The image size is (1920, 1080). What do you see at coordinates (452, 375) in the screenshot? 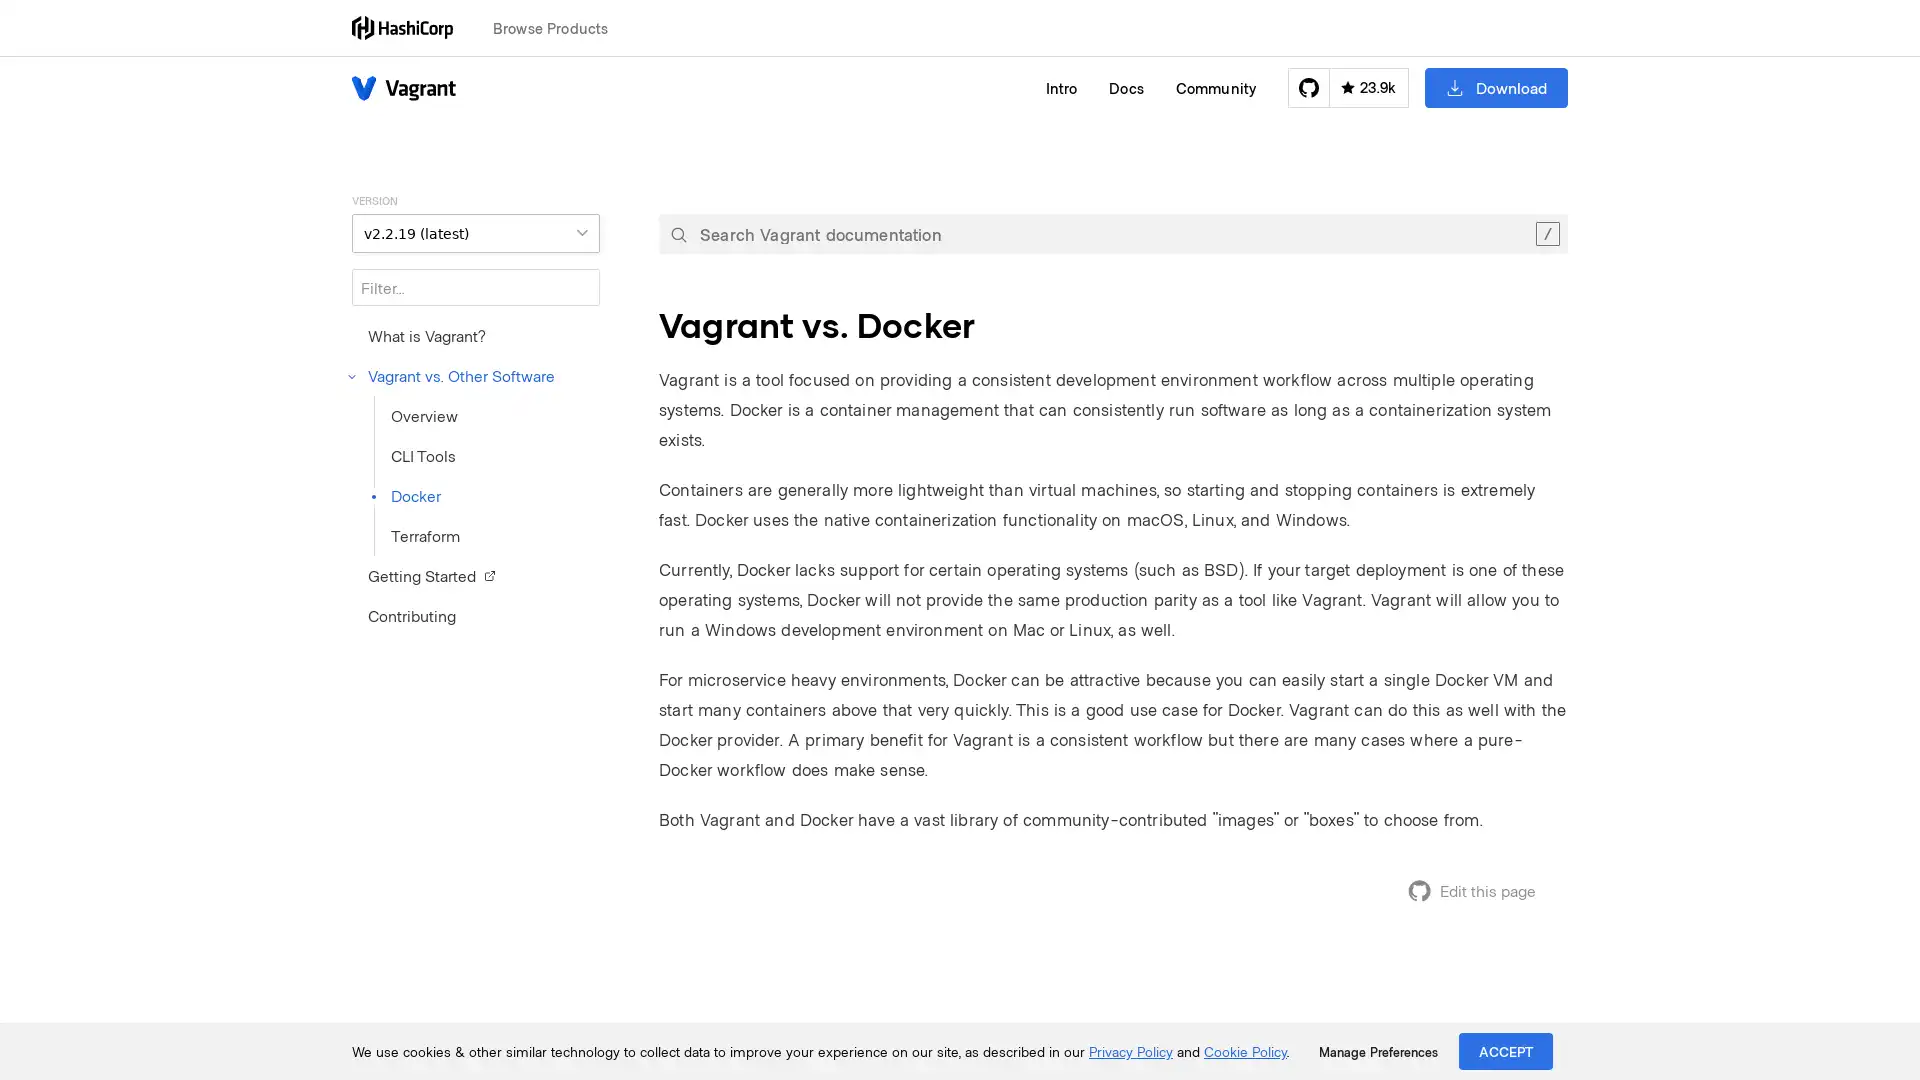
I see `Vagrant vs. Other Software` at bounding box center [452, 375].